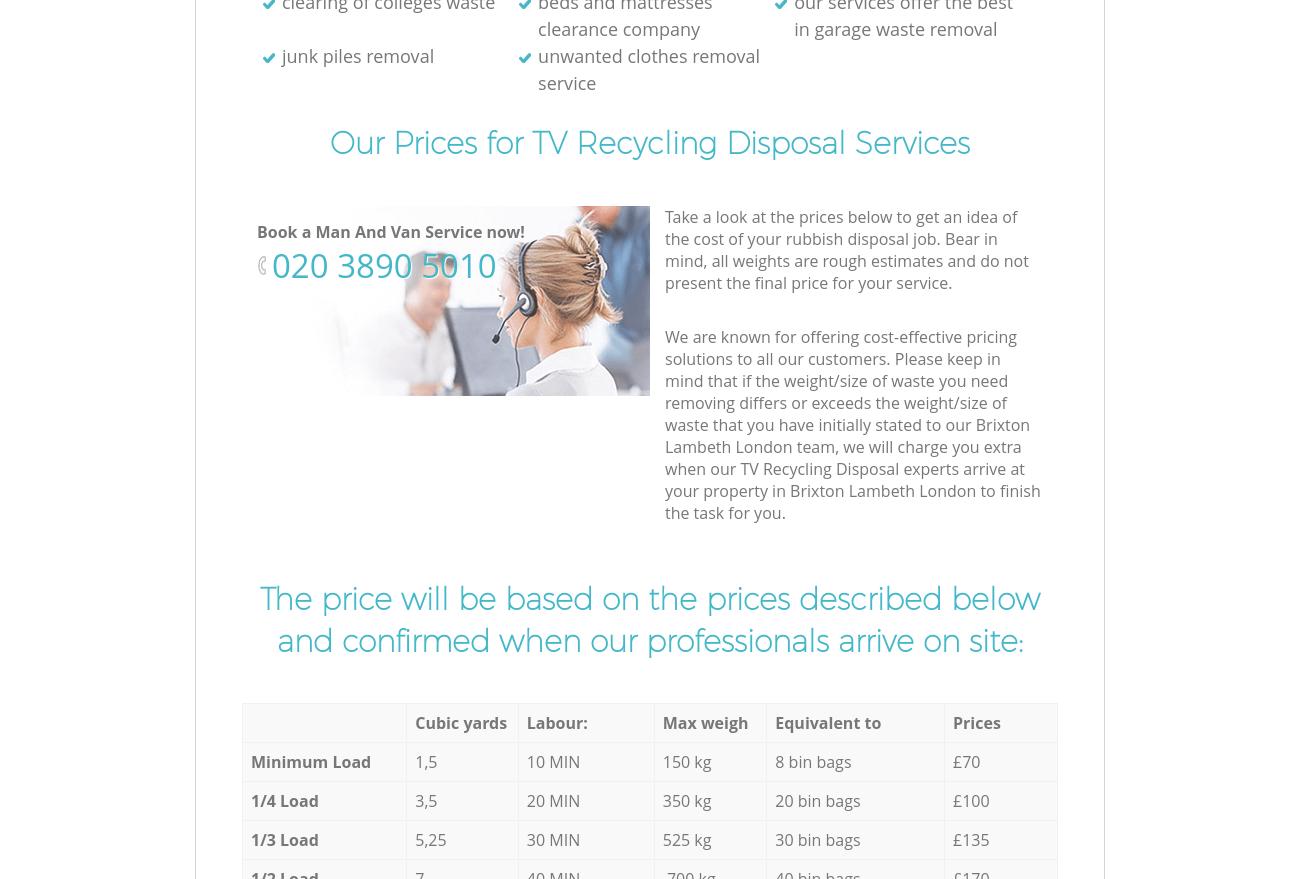 The height and width of the screenshot is (879, 1300). Describe the element at coordinates (703, 721) in the screenshot. I see `'Max weigh'` at that location.